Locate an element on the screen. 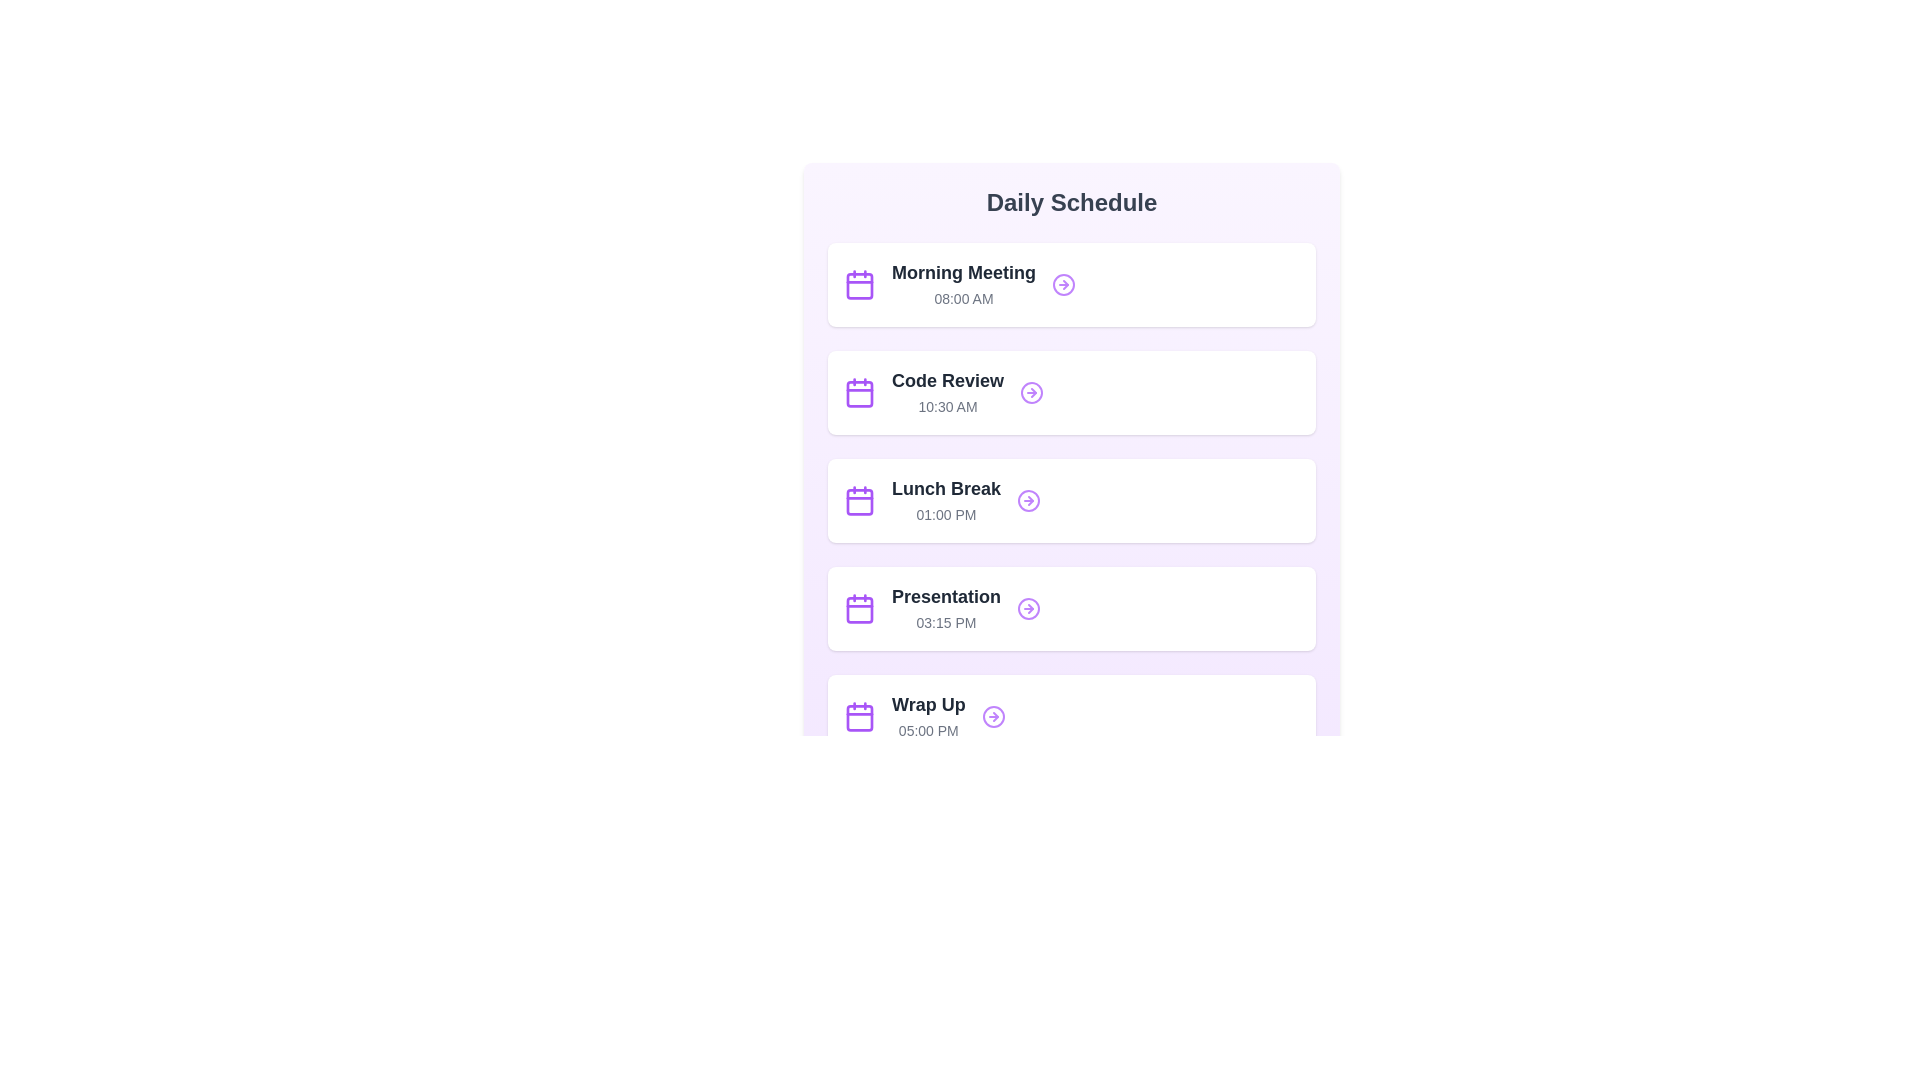 This screenshot has height=1080, width=1920. the 'Code Review' card in the Daily Schedule to associate it with its time slot is located at coordinates (1070, 393).